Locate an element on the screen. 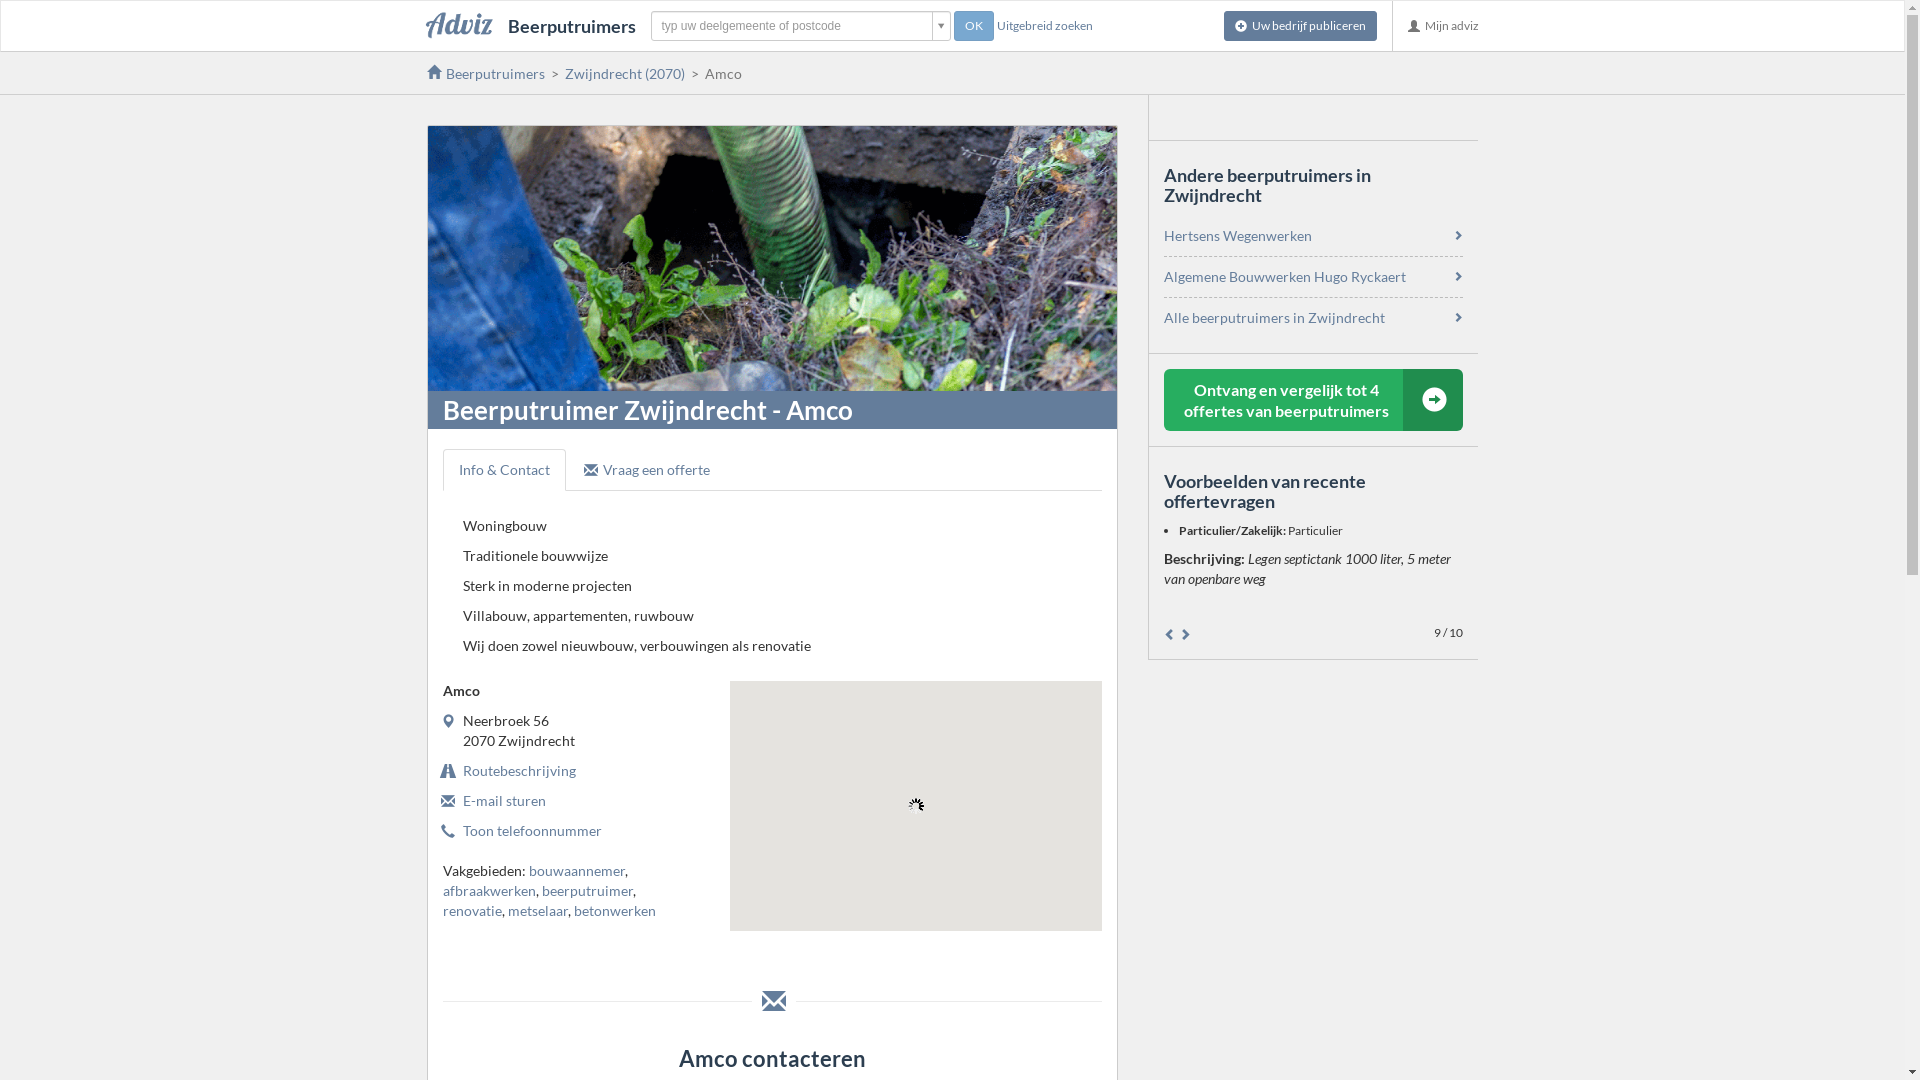 This screenshot has width=1920, height=1080. 'Zwijndrecht (2070)' is located at coordinates (623, 72).